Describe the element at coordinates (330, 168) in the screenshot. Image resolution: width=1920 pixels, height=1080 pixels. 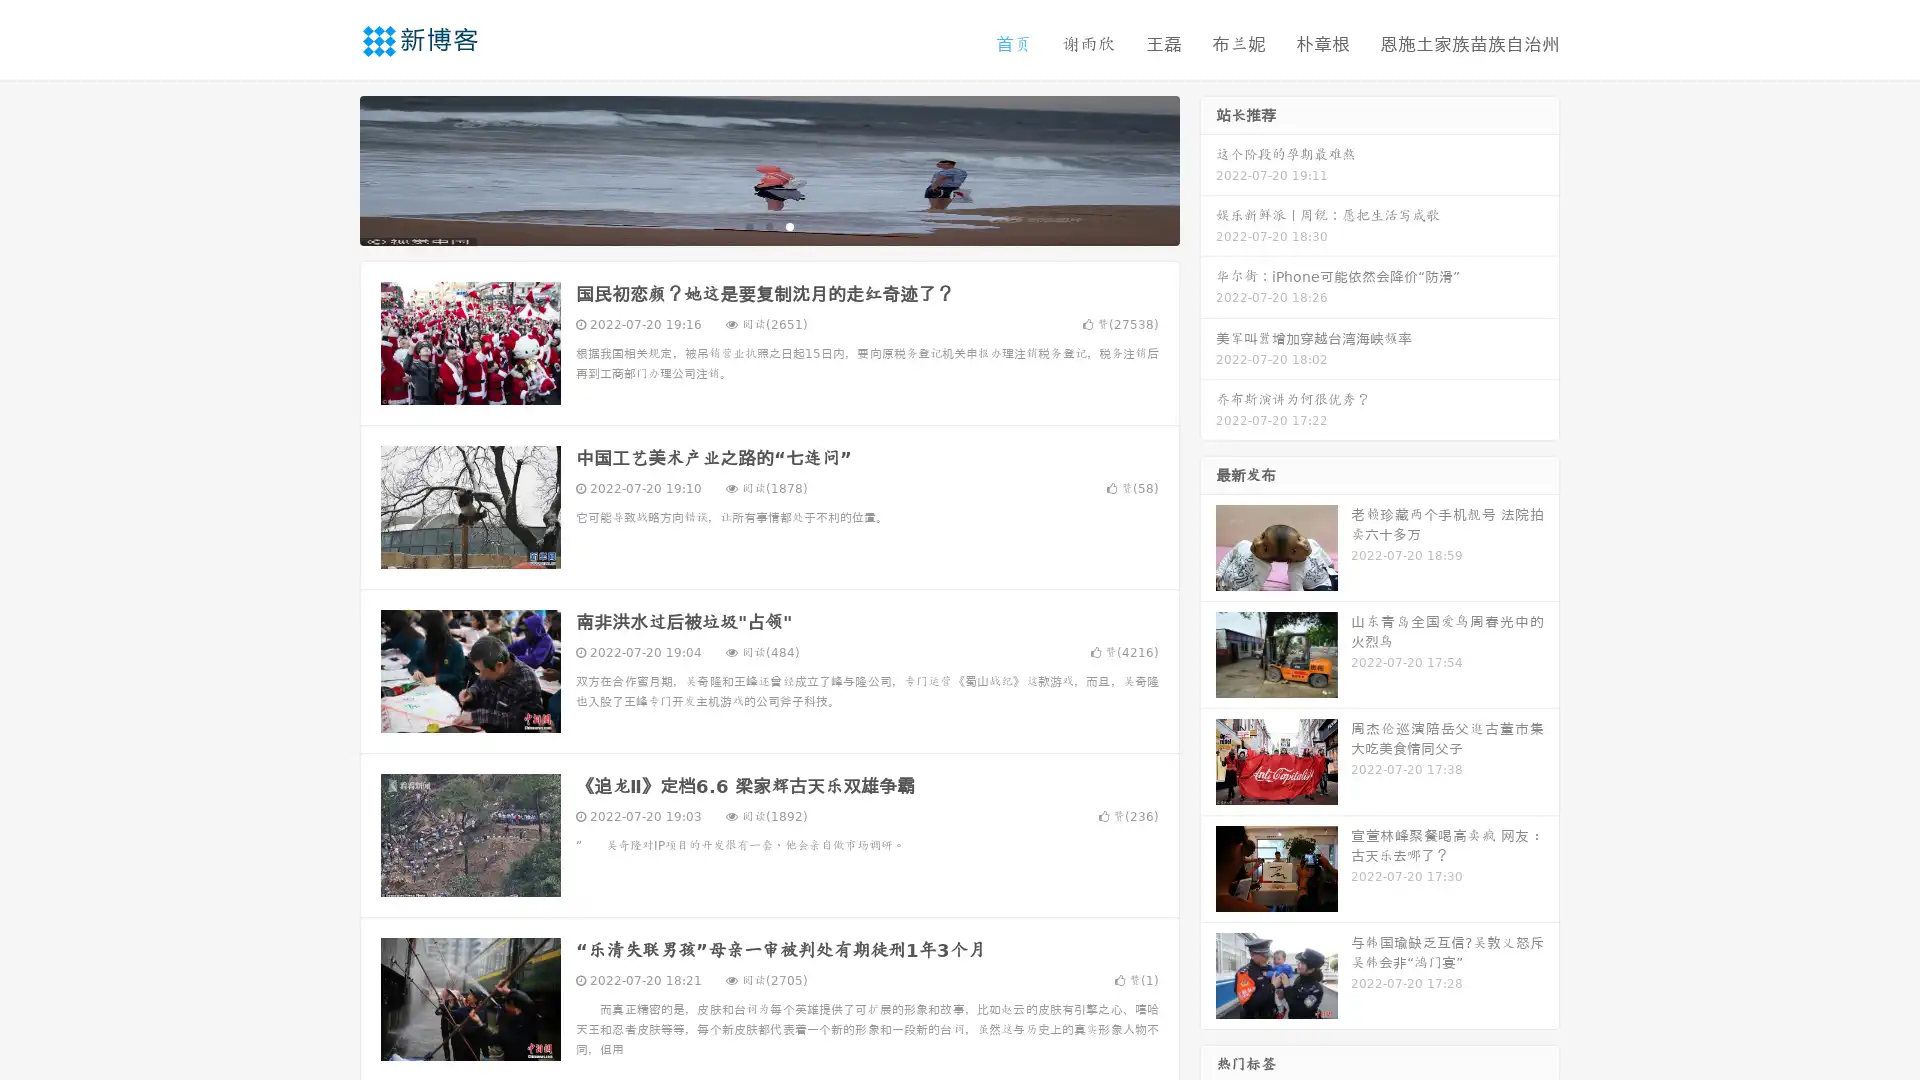
I see `Previous slide` at that location.